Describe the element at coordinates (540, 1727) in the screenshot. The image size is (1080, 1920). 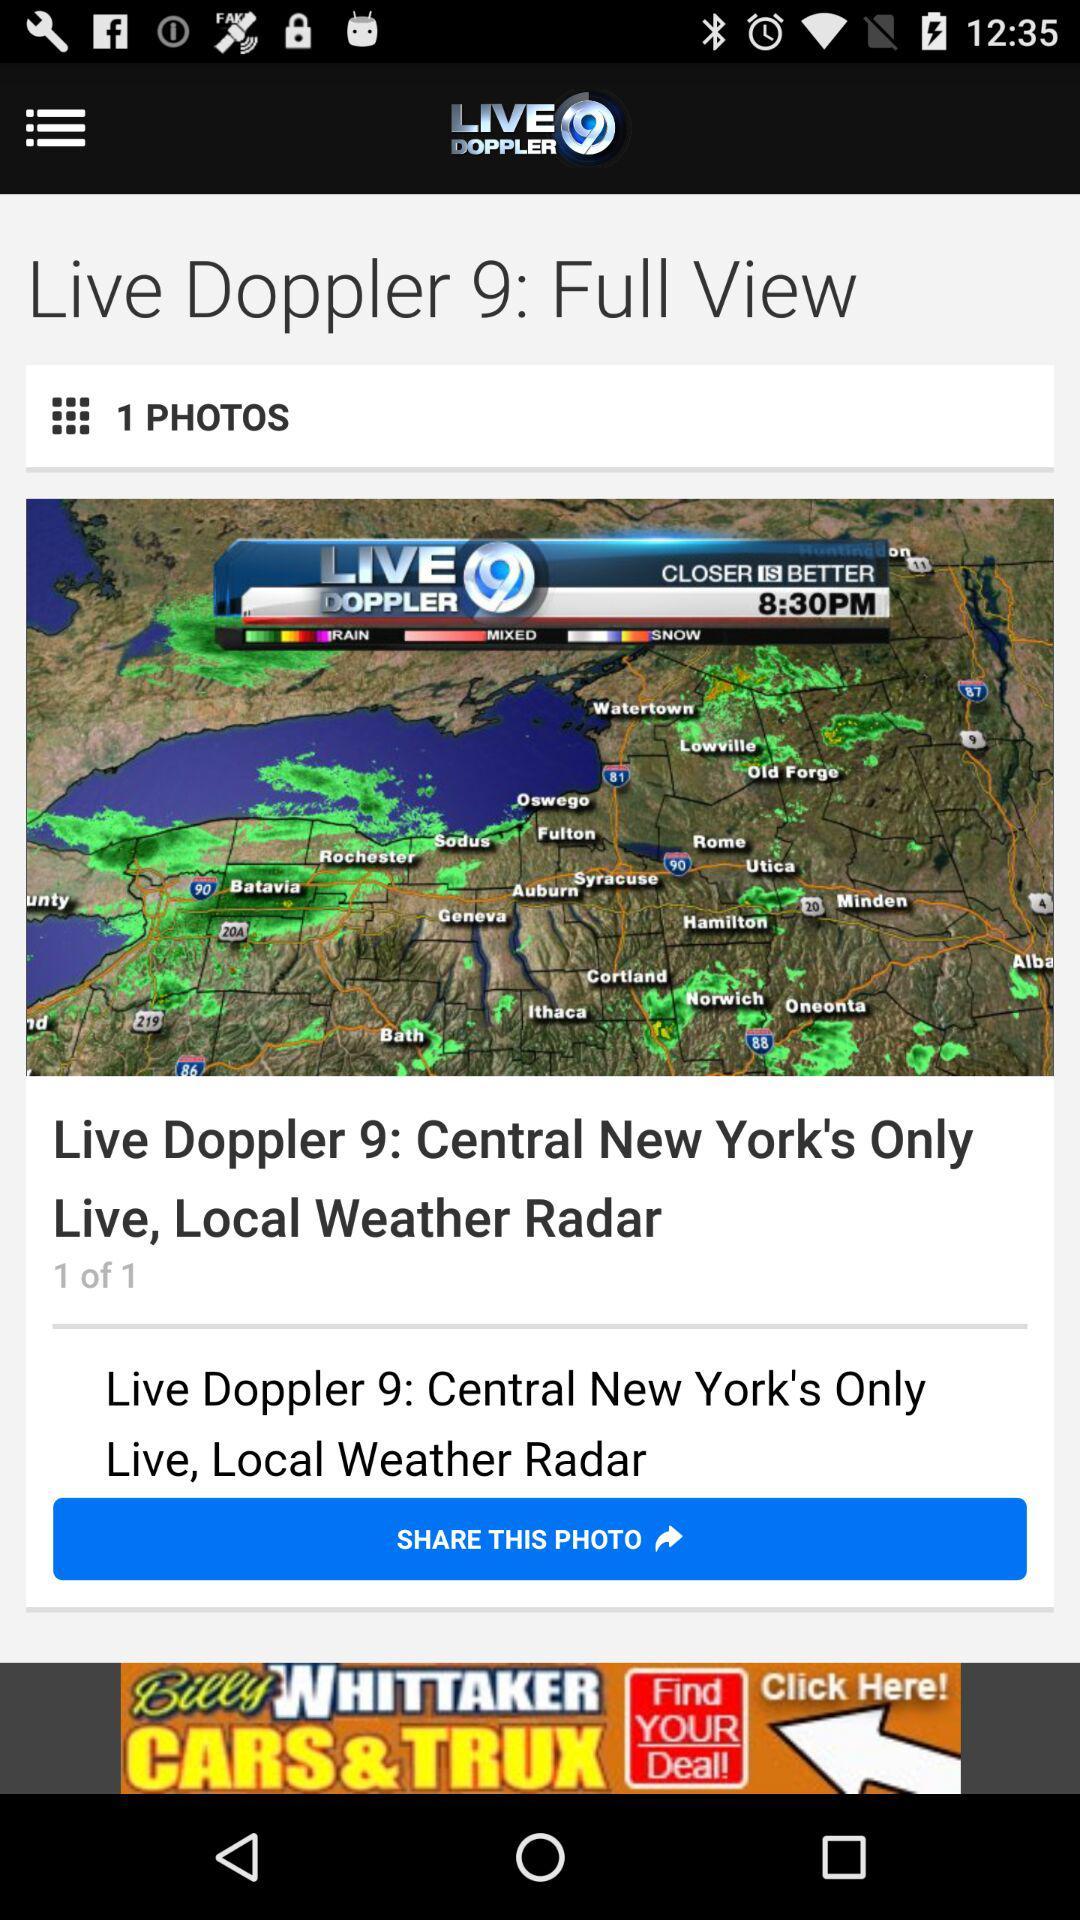
I see `load advert` at that location.